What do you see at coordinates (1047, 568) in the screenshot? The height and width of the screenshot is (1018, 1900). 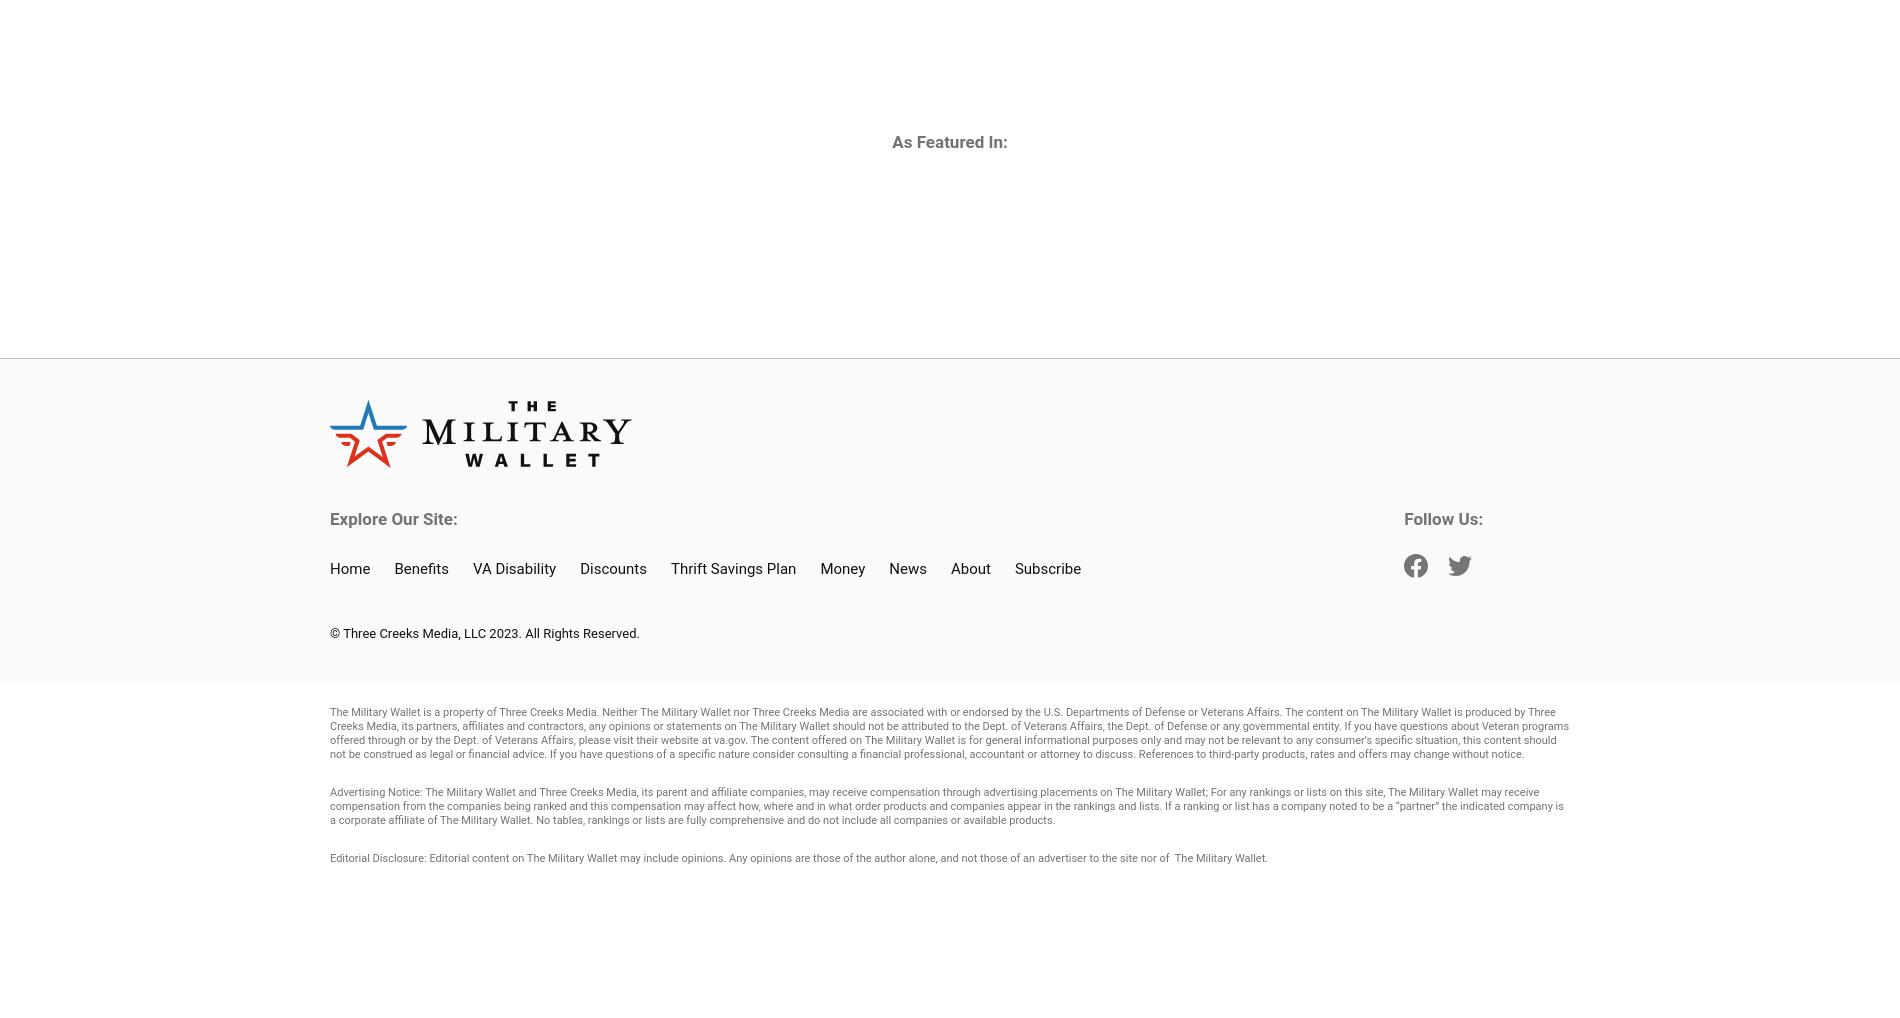 I see `'Subscribe'` at bounding box center [1047, 568].